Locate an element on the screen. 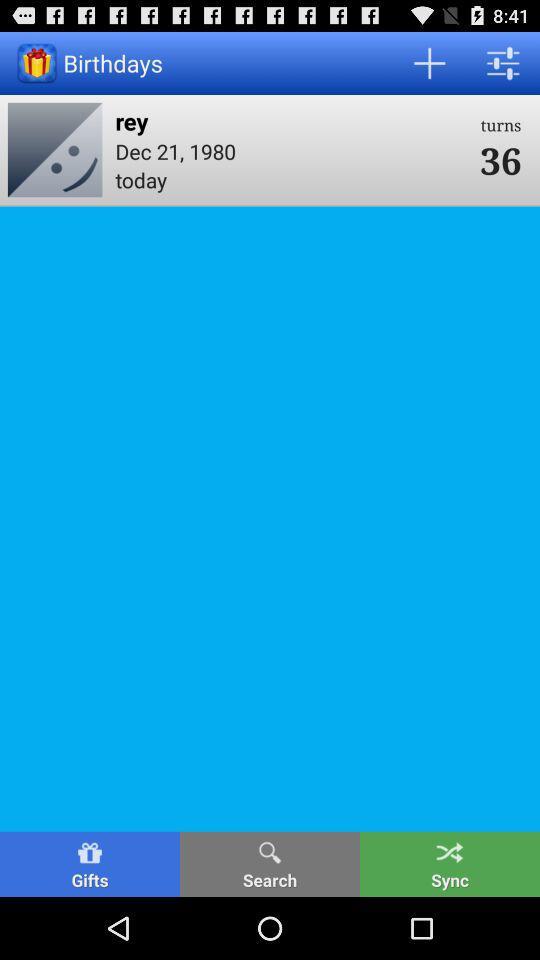  search is located at coordinates (270, 863).